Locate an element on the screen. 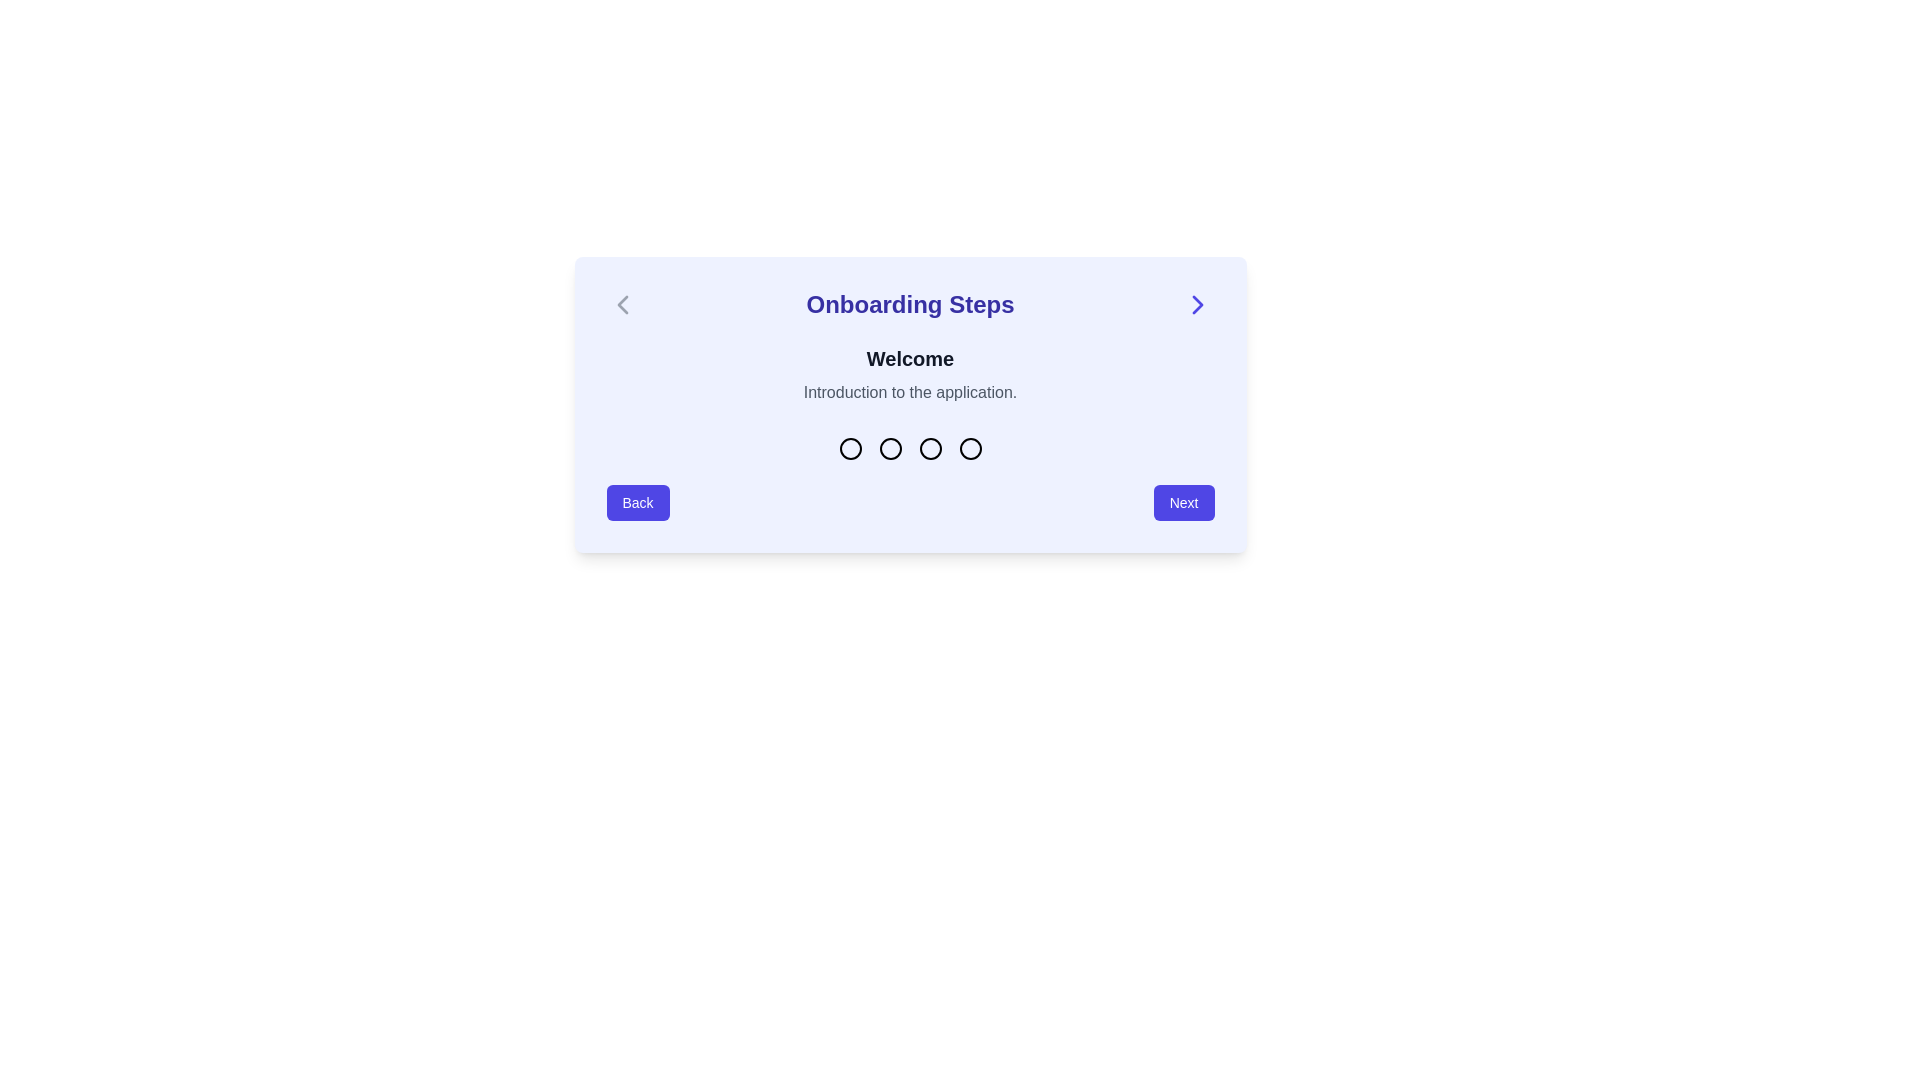  the chevron or right-arrow icon located at the top right-hand corner of the centered panel, which is styled as an interactive navigation component is located at coordinates (1198, 304).